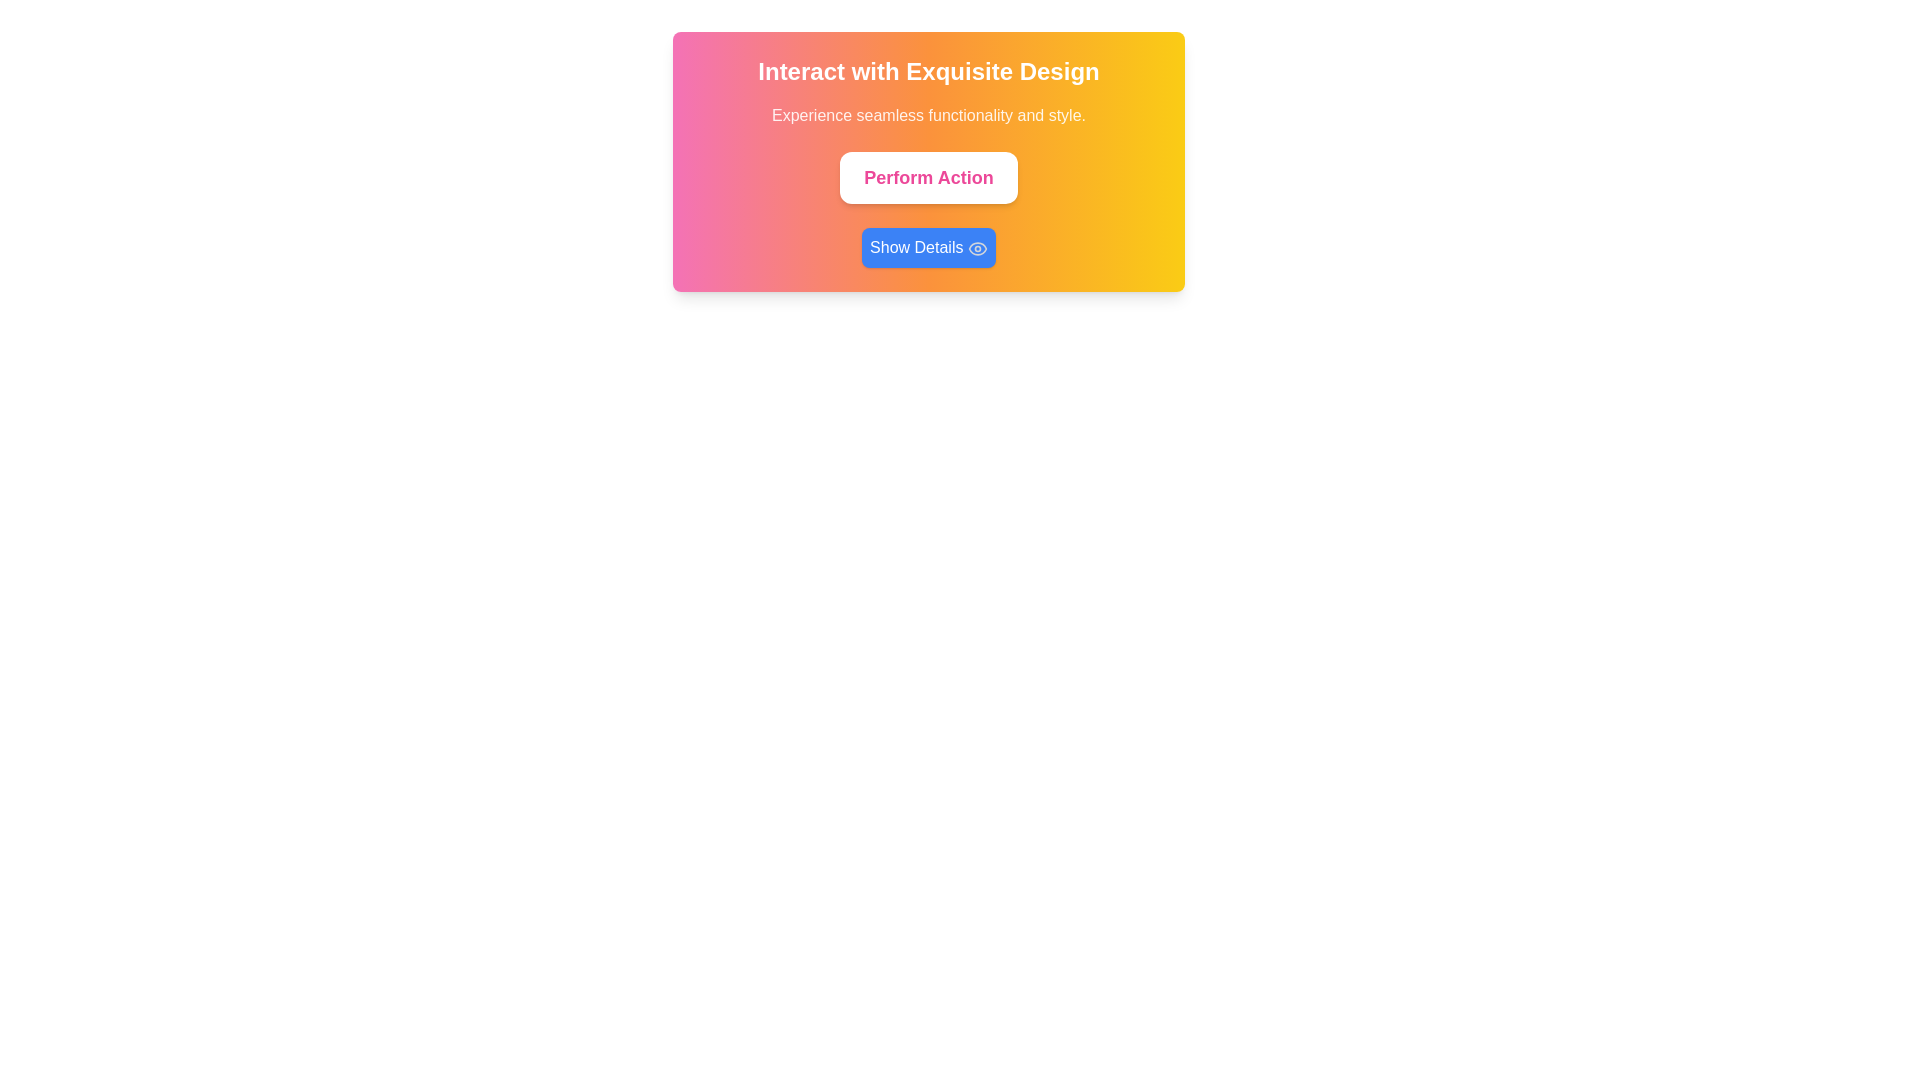 The width and height of the screenshot is (1920, 1080). Describe the element at coordinates (928, 176) in the screenshot. I see `the 'Perform Action' button, which has a white background, rounded edges, and displays the text in bold pink font to observe the hover effects` at that location.